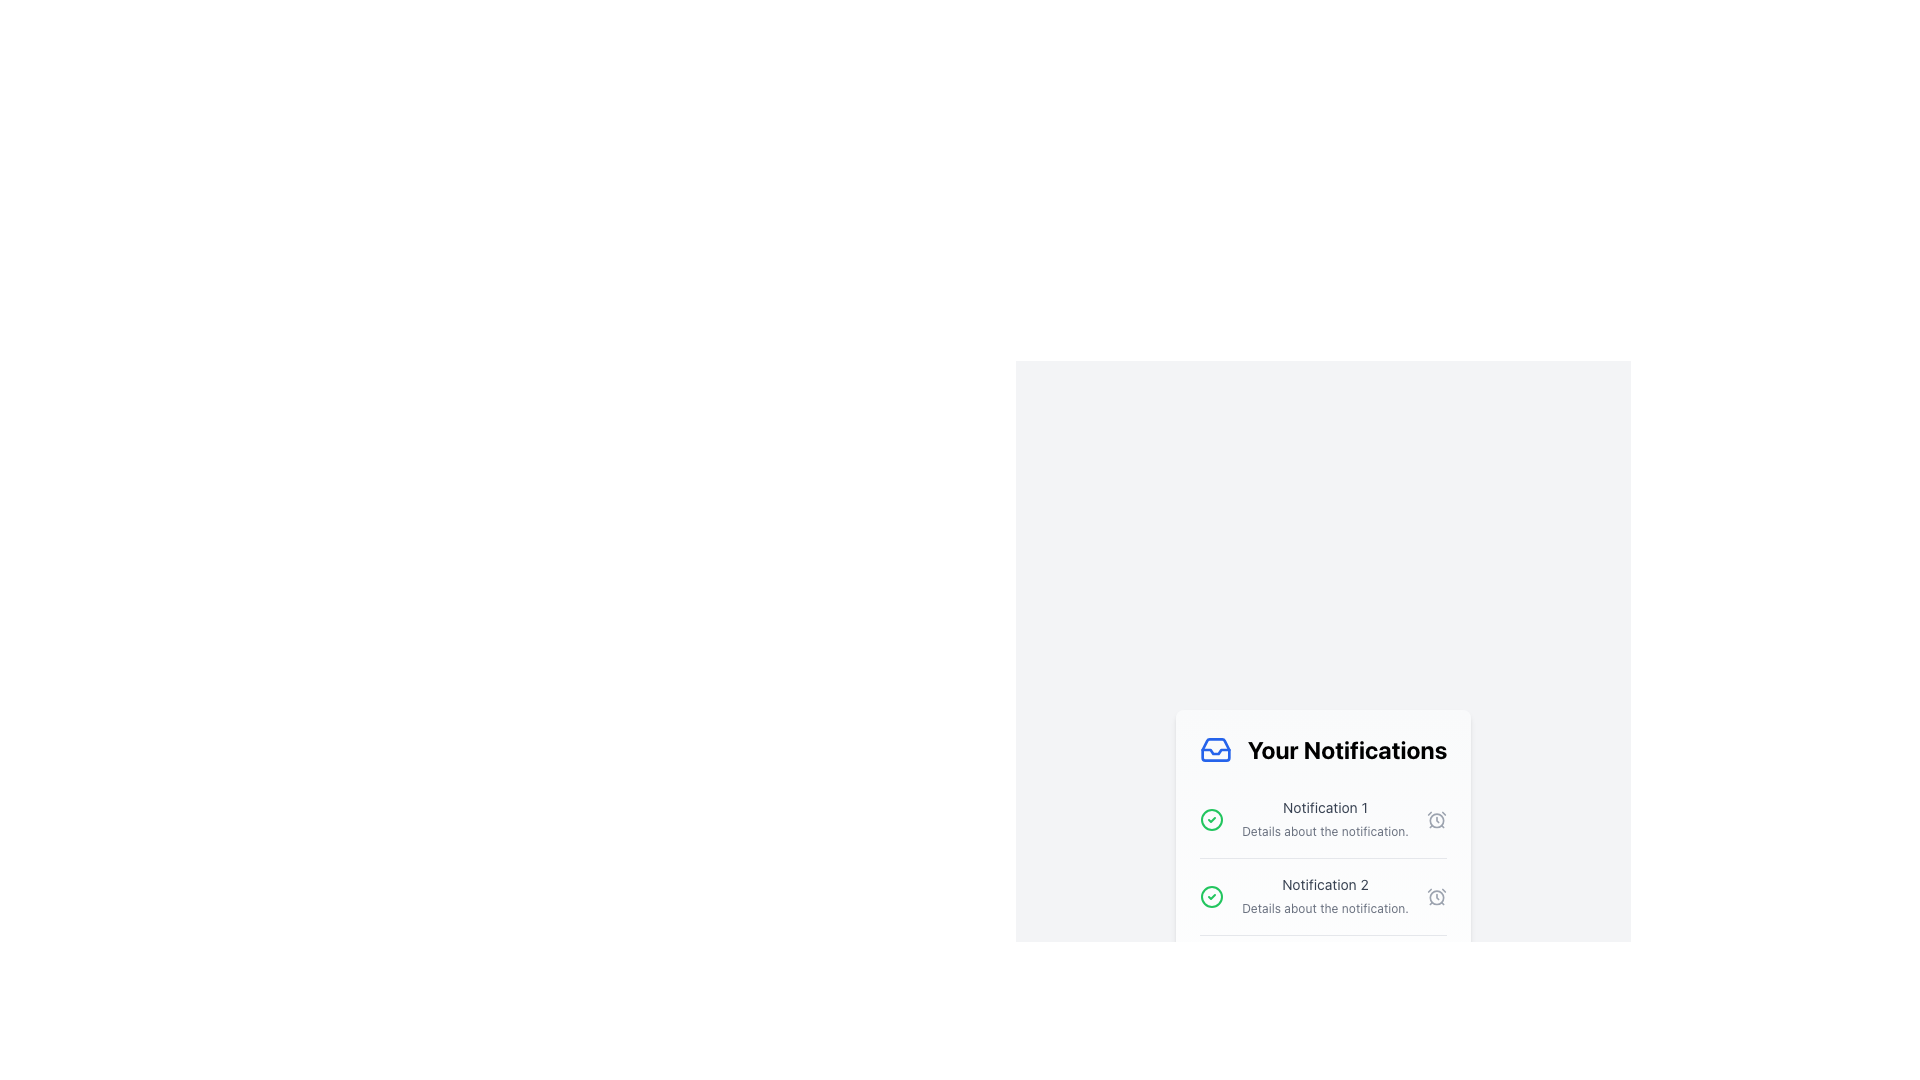  Describe the element at coordinates (1214, 749) in the screenshot. I see `the blue inbox icon with a down arrow located to the left of the 'Your Notifications' text` at that location.